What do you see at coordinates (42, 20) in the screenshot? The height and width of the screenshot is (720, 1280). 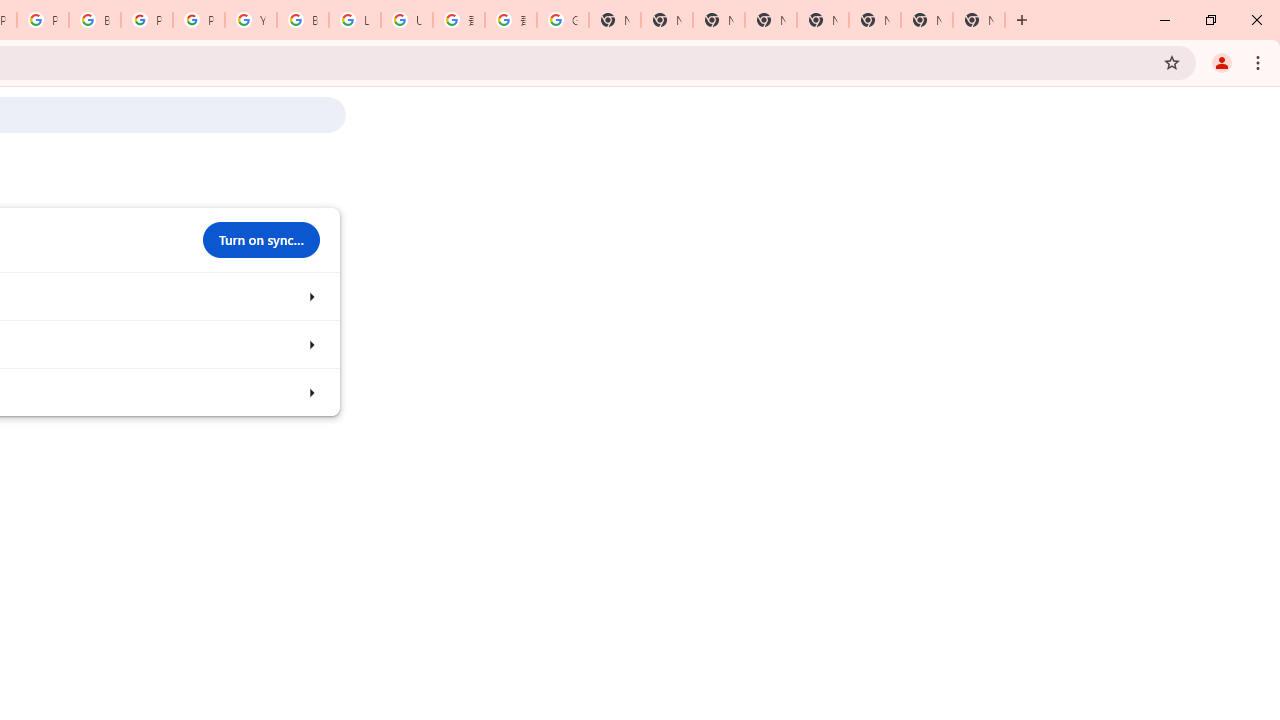 I see `'Privacy Help Center - Policies Help'` at bounding box center [42, 20].